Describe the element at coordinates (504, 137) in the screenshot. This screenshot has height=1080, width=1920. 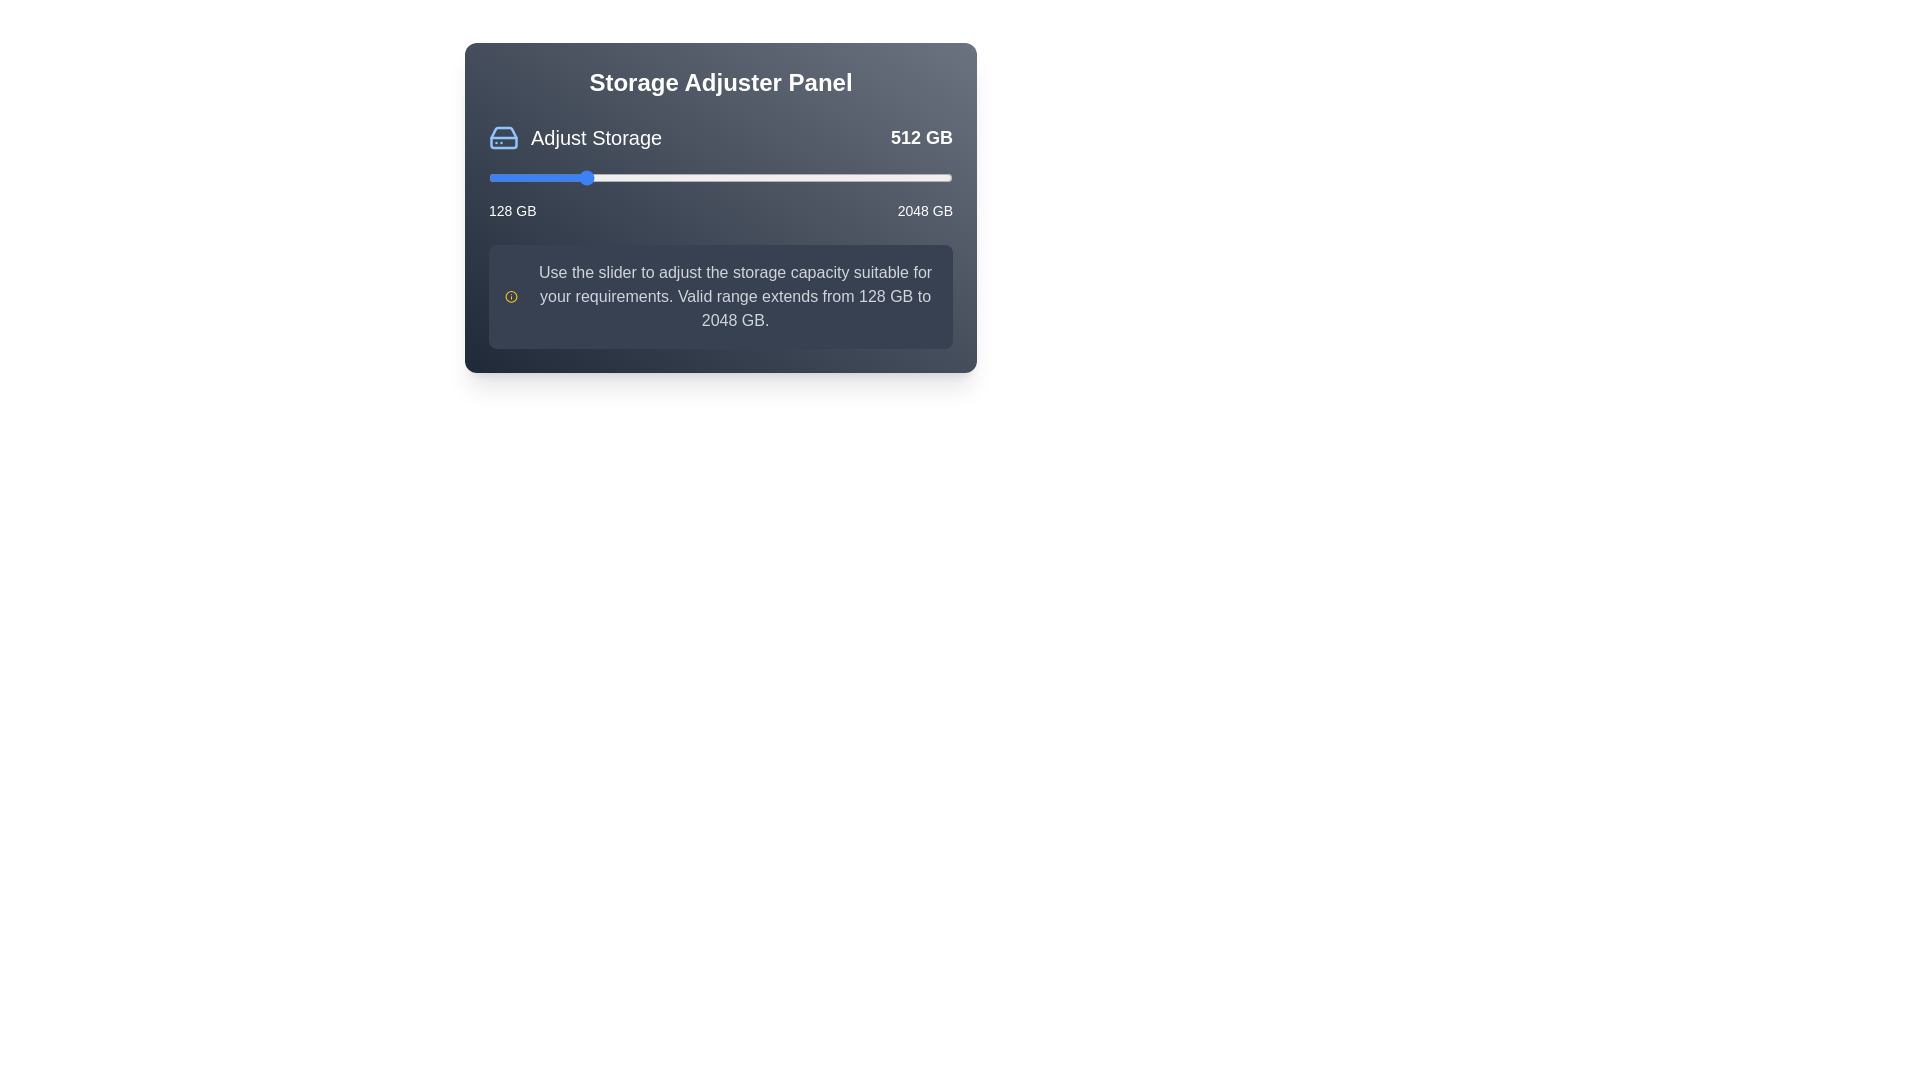
I see `the 'Adjust Storage' icon located on the far left side of the 'Adjust Storage' section` at that location.